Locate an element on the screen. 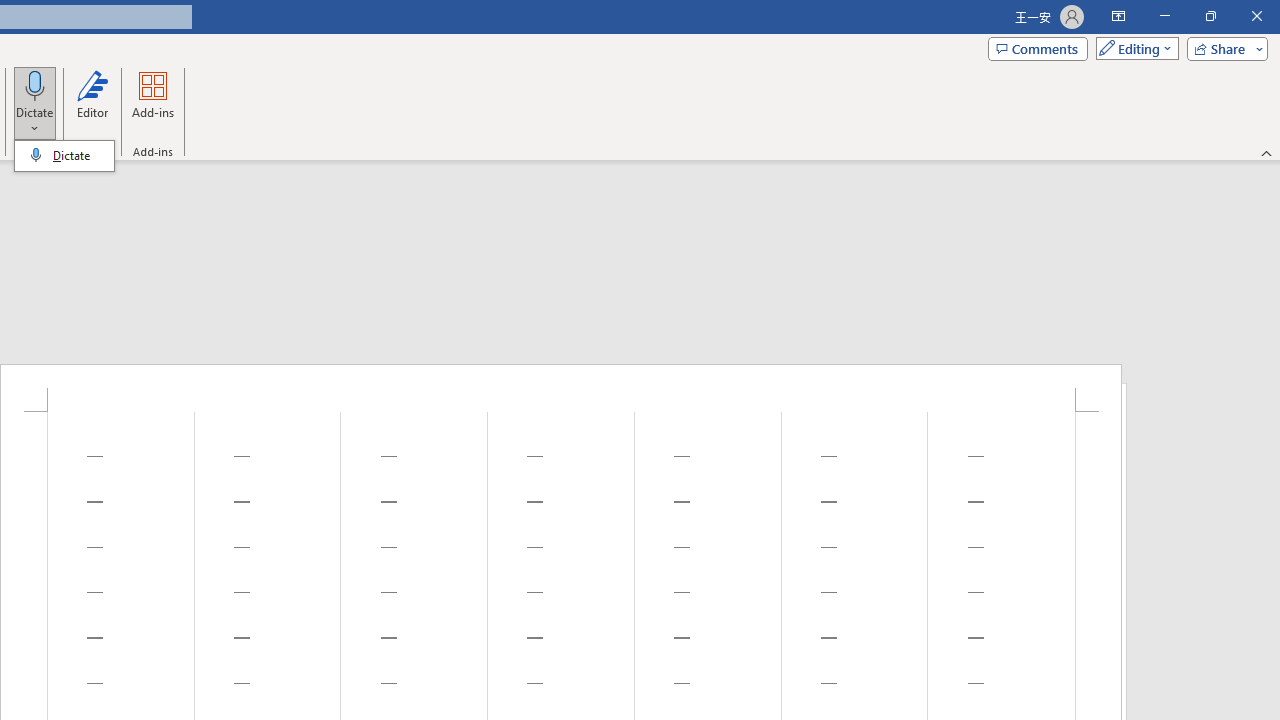  'Mode' is located at coordinates (1133, 47).